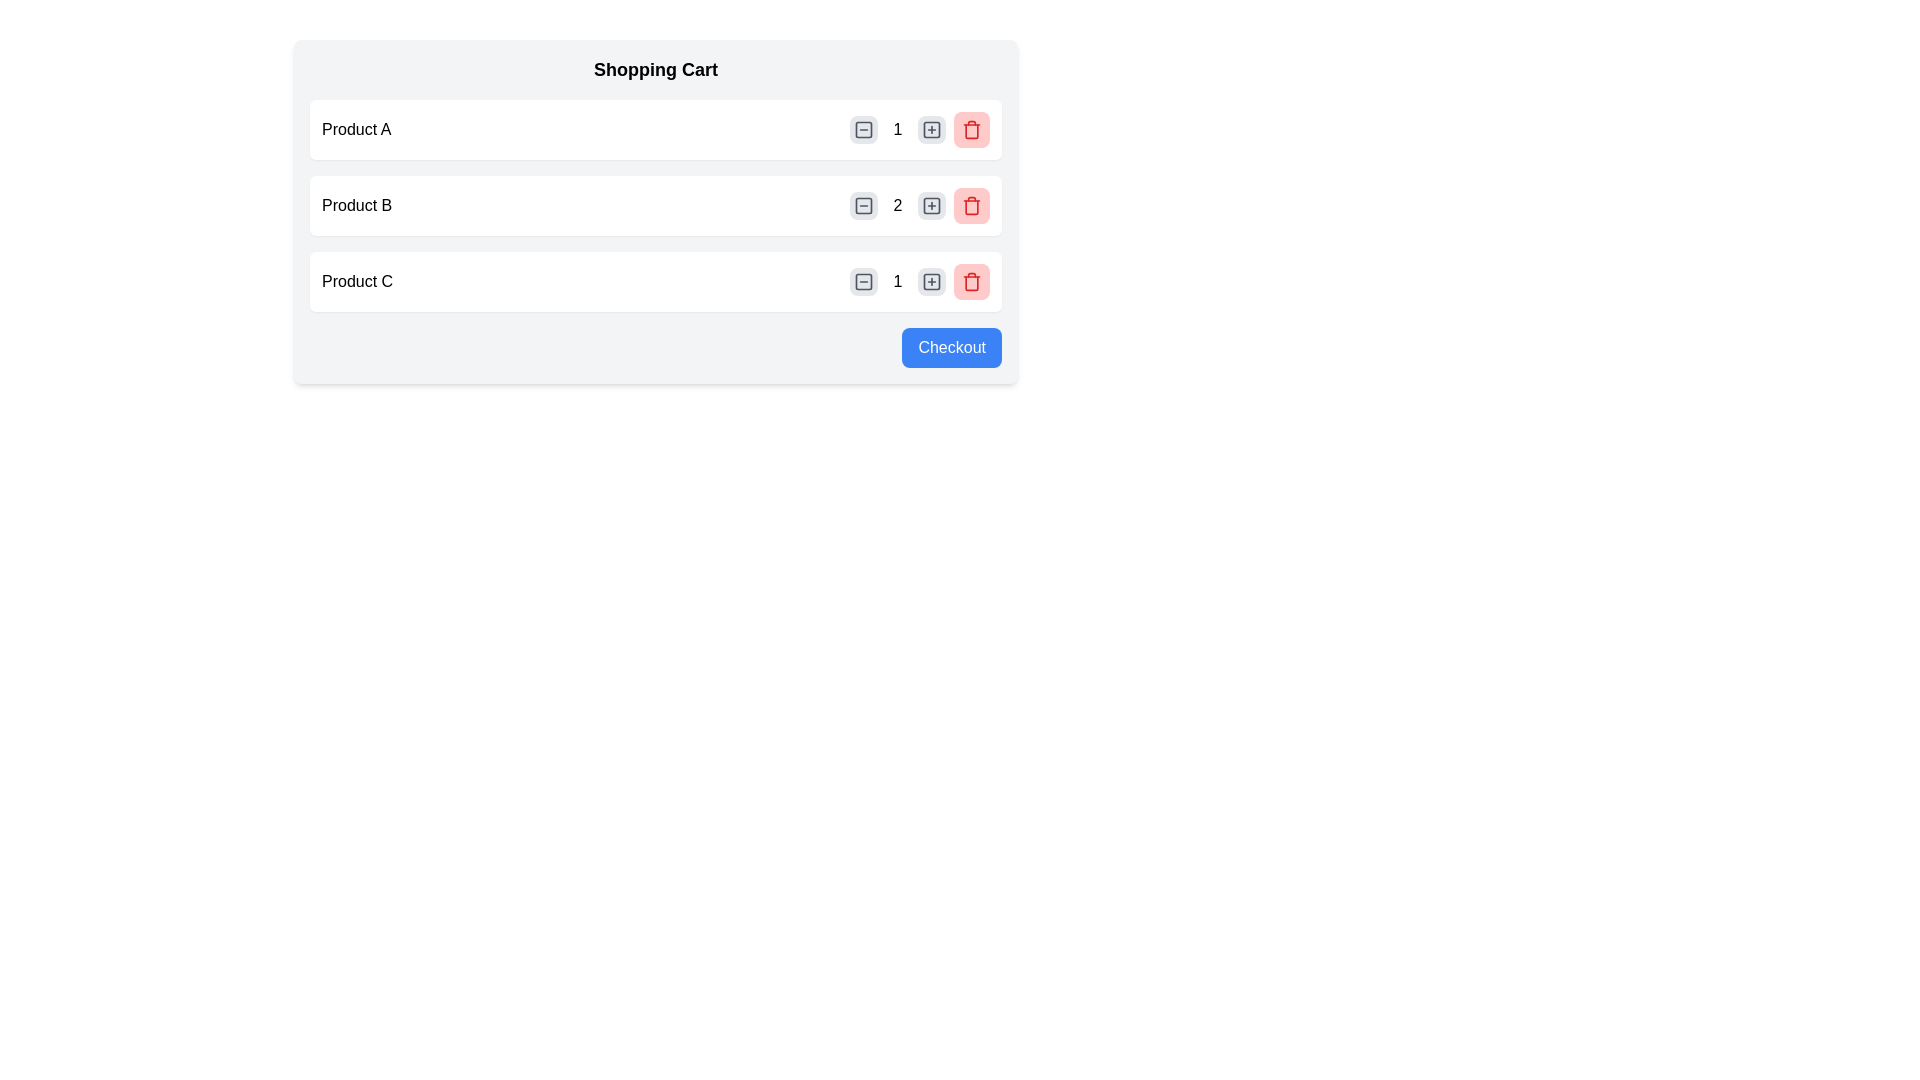 Image resolution: width=1920 pixels, height=1080 pixels. I want to click on the static text display field that shows the current quantity of Product C in the shopping cart, located in the third product row between the '-' and '+' buttons, so click(896, 281).